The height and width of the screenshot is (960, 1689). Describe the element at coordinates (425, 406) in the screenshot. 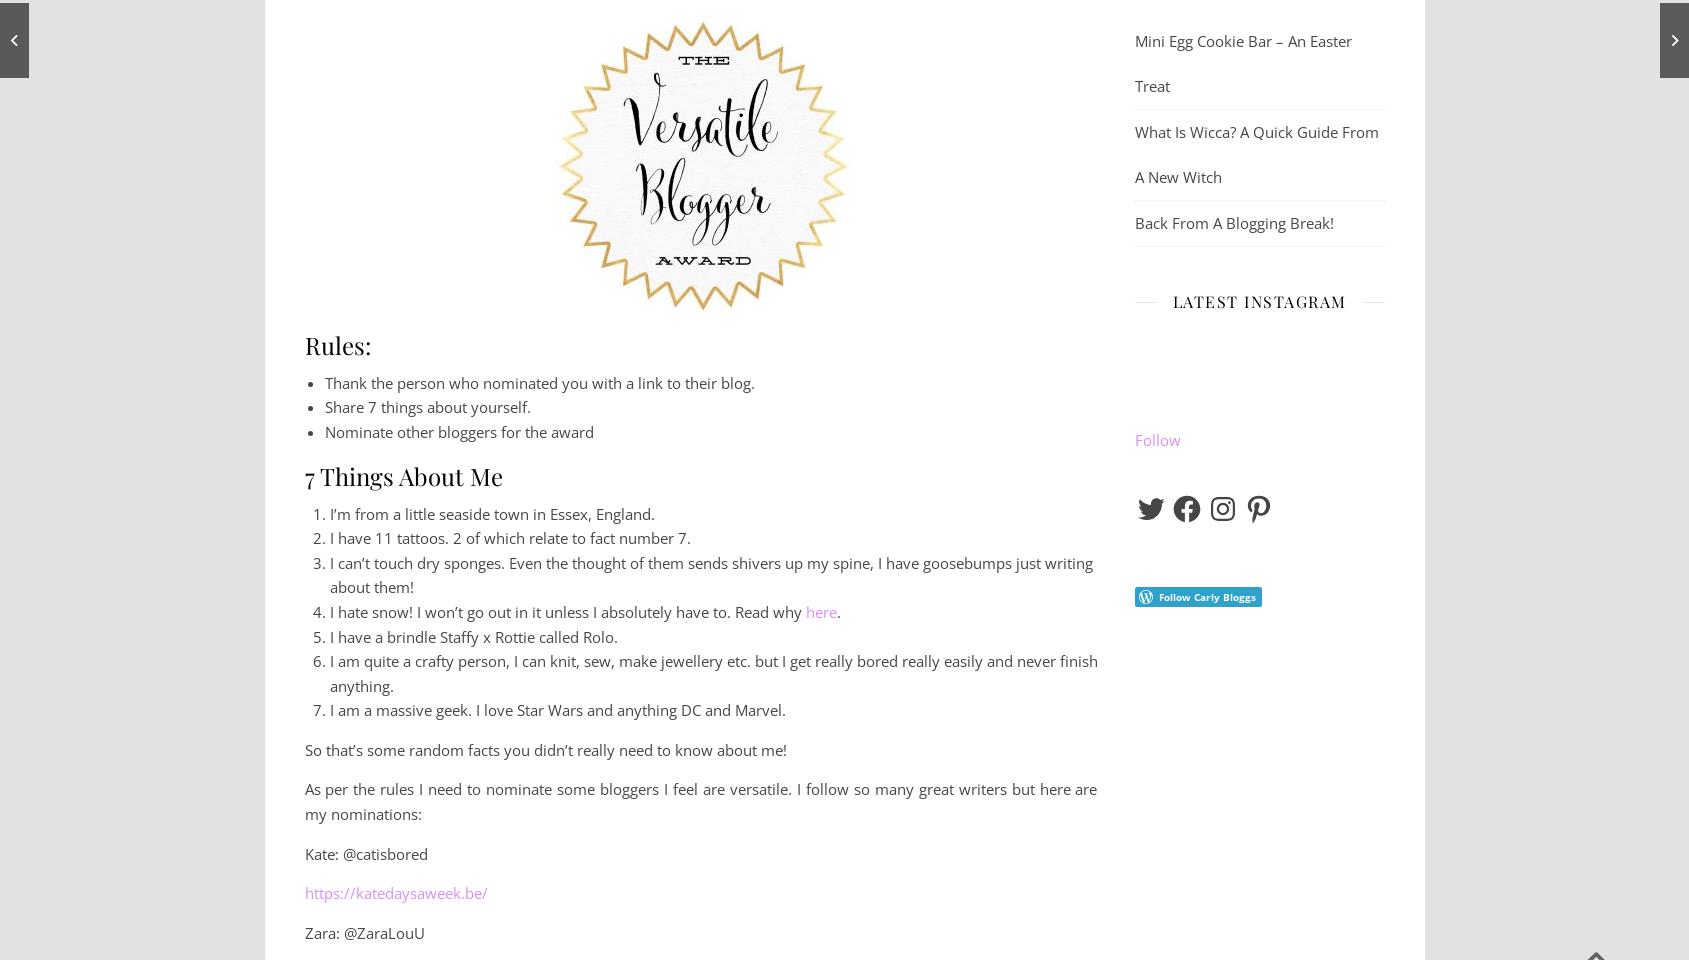

I see `'Share 7 things about yourself.'` at that location.